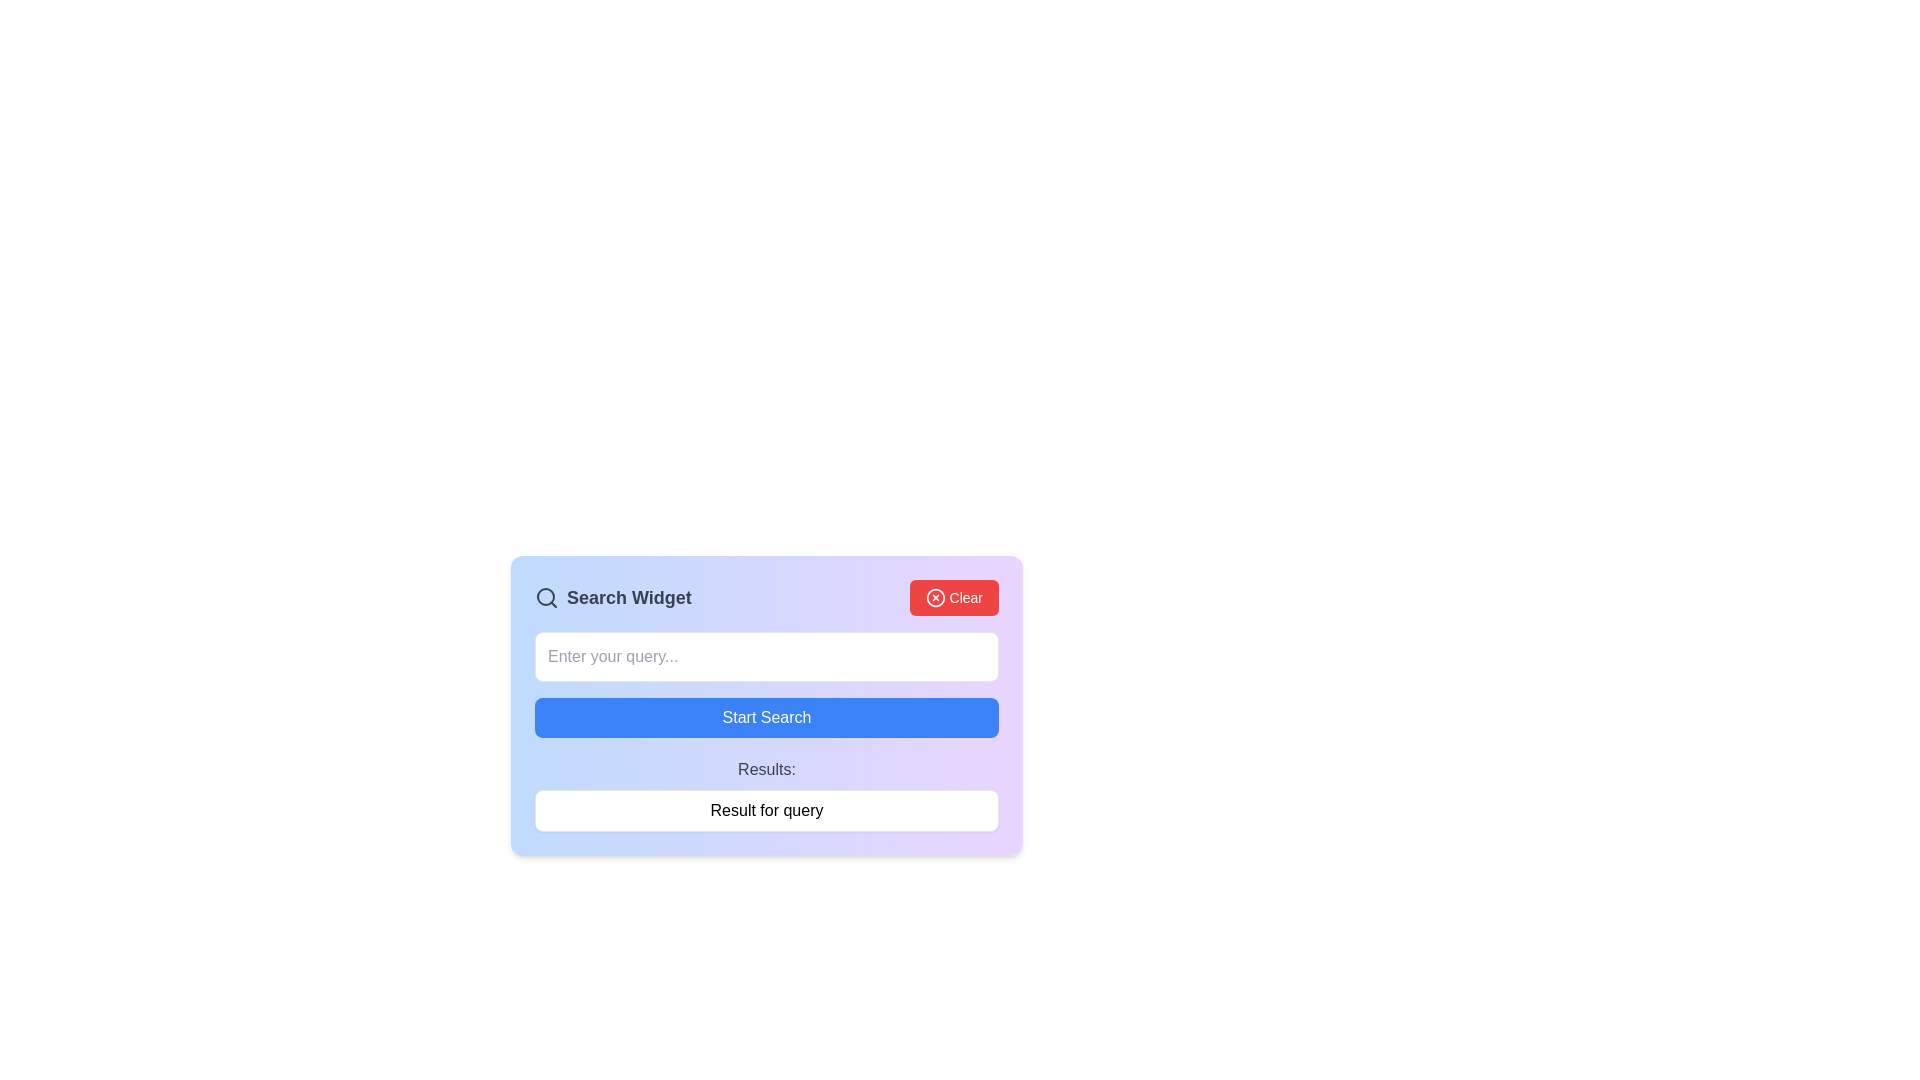  What do you see at coordinates (934, 596) in the screenshot?
I see `the icon that visually identifies the 'Clear' button, located to the left of the text label 'Clear'` at bounding box center [934, 596].